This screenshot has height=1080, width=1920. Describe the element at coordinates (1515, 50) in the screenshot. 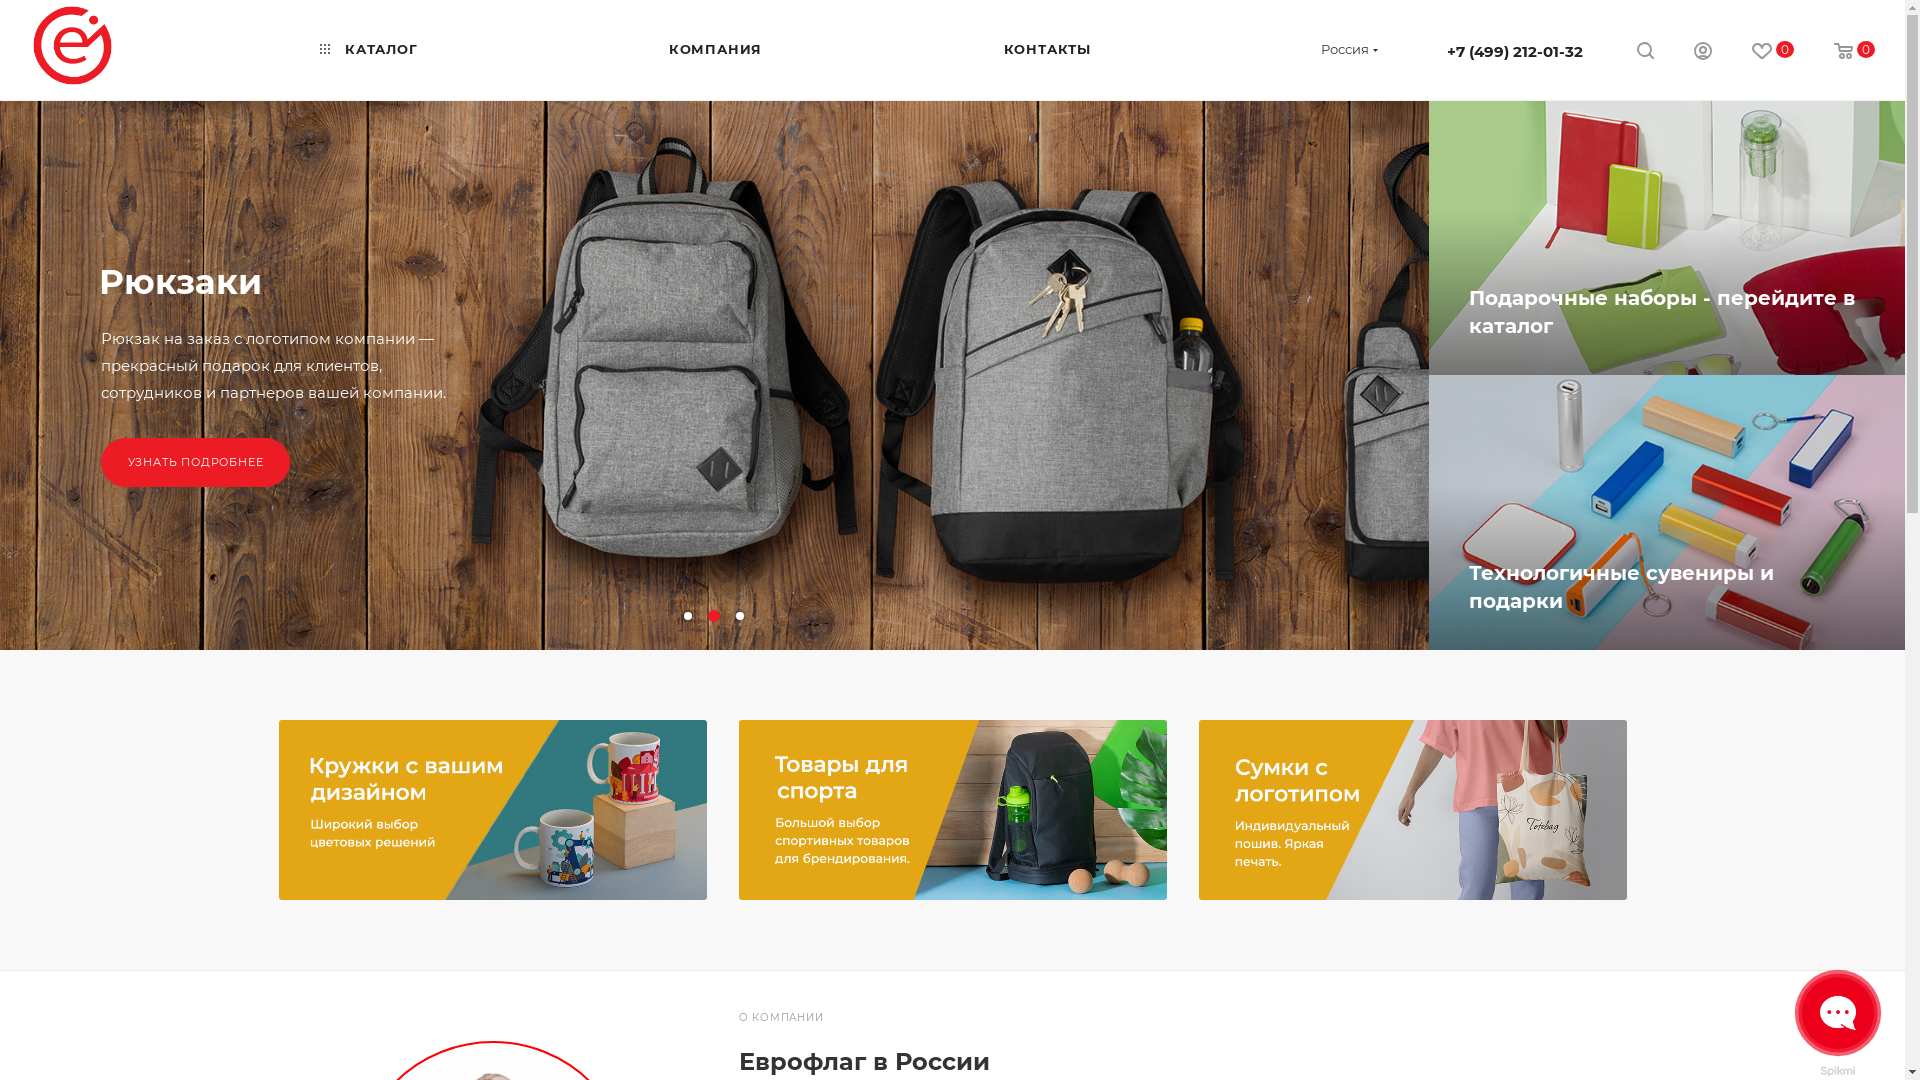

I see `'+7 (499) 212-01-32'` at that location.